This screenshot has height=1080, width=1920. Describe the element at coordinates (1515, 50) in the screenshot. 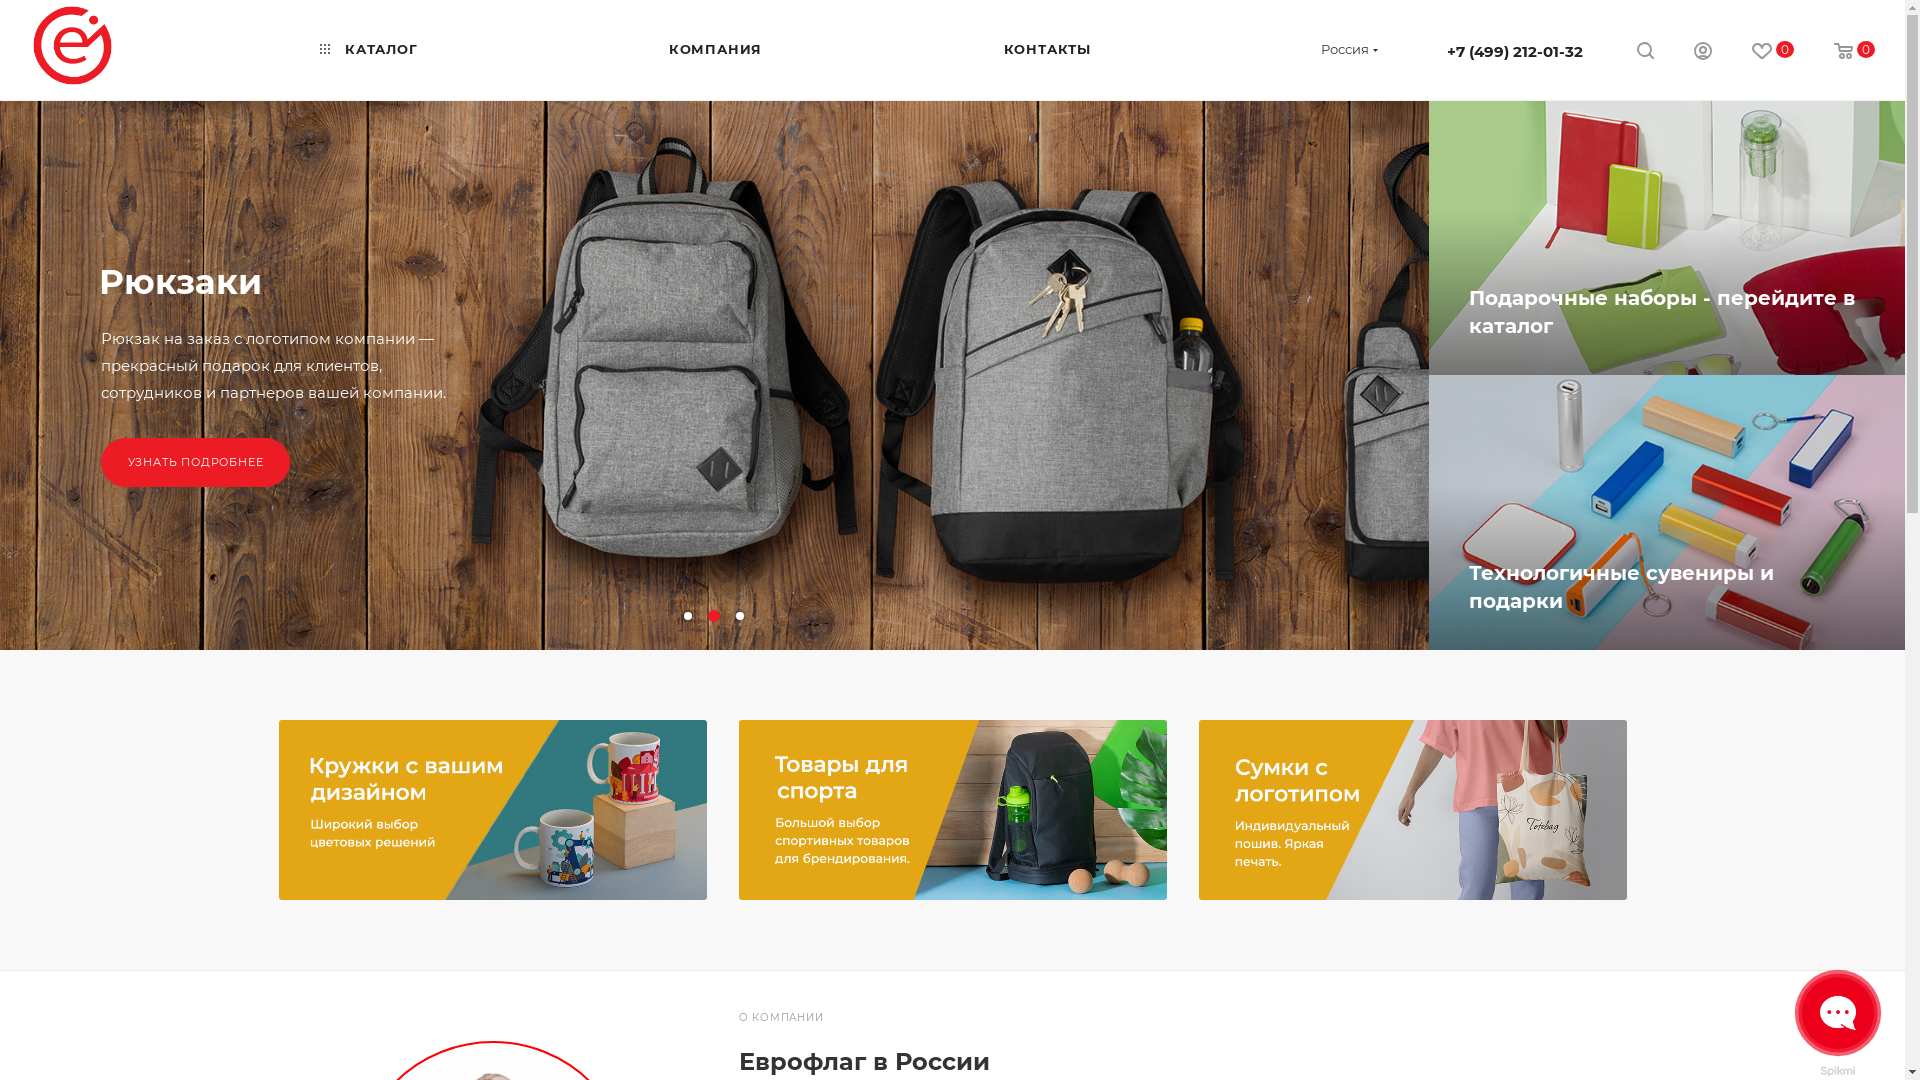

I see `'+7 (499) 212-01-32'` at that location.